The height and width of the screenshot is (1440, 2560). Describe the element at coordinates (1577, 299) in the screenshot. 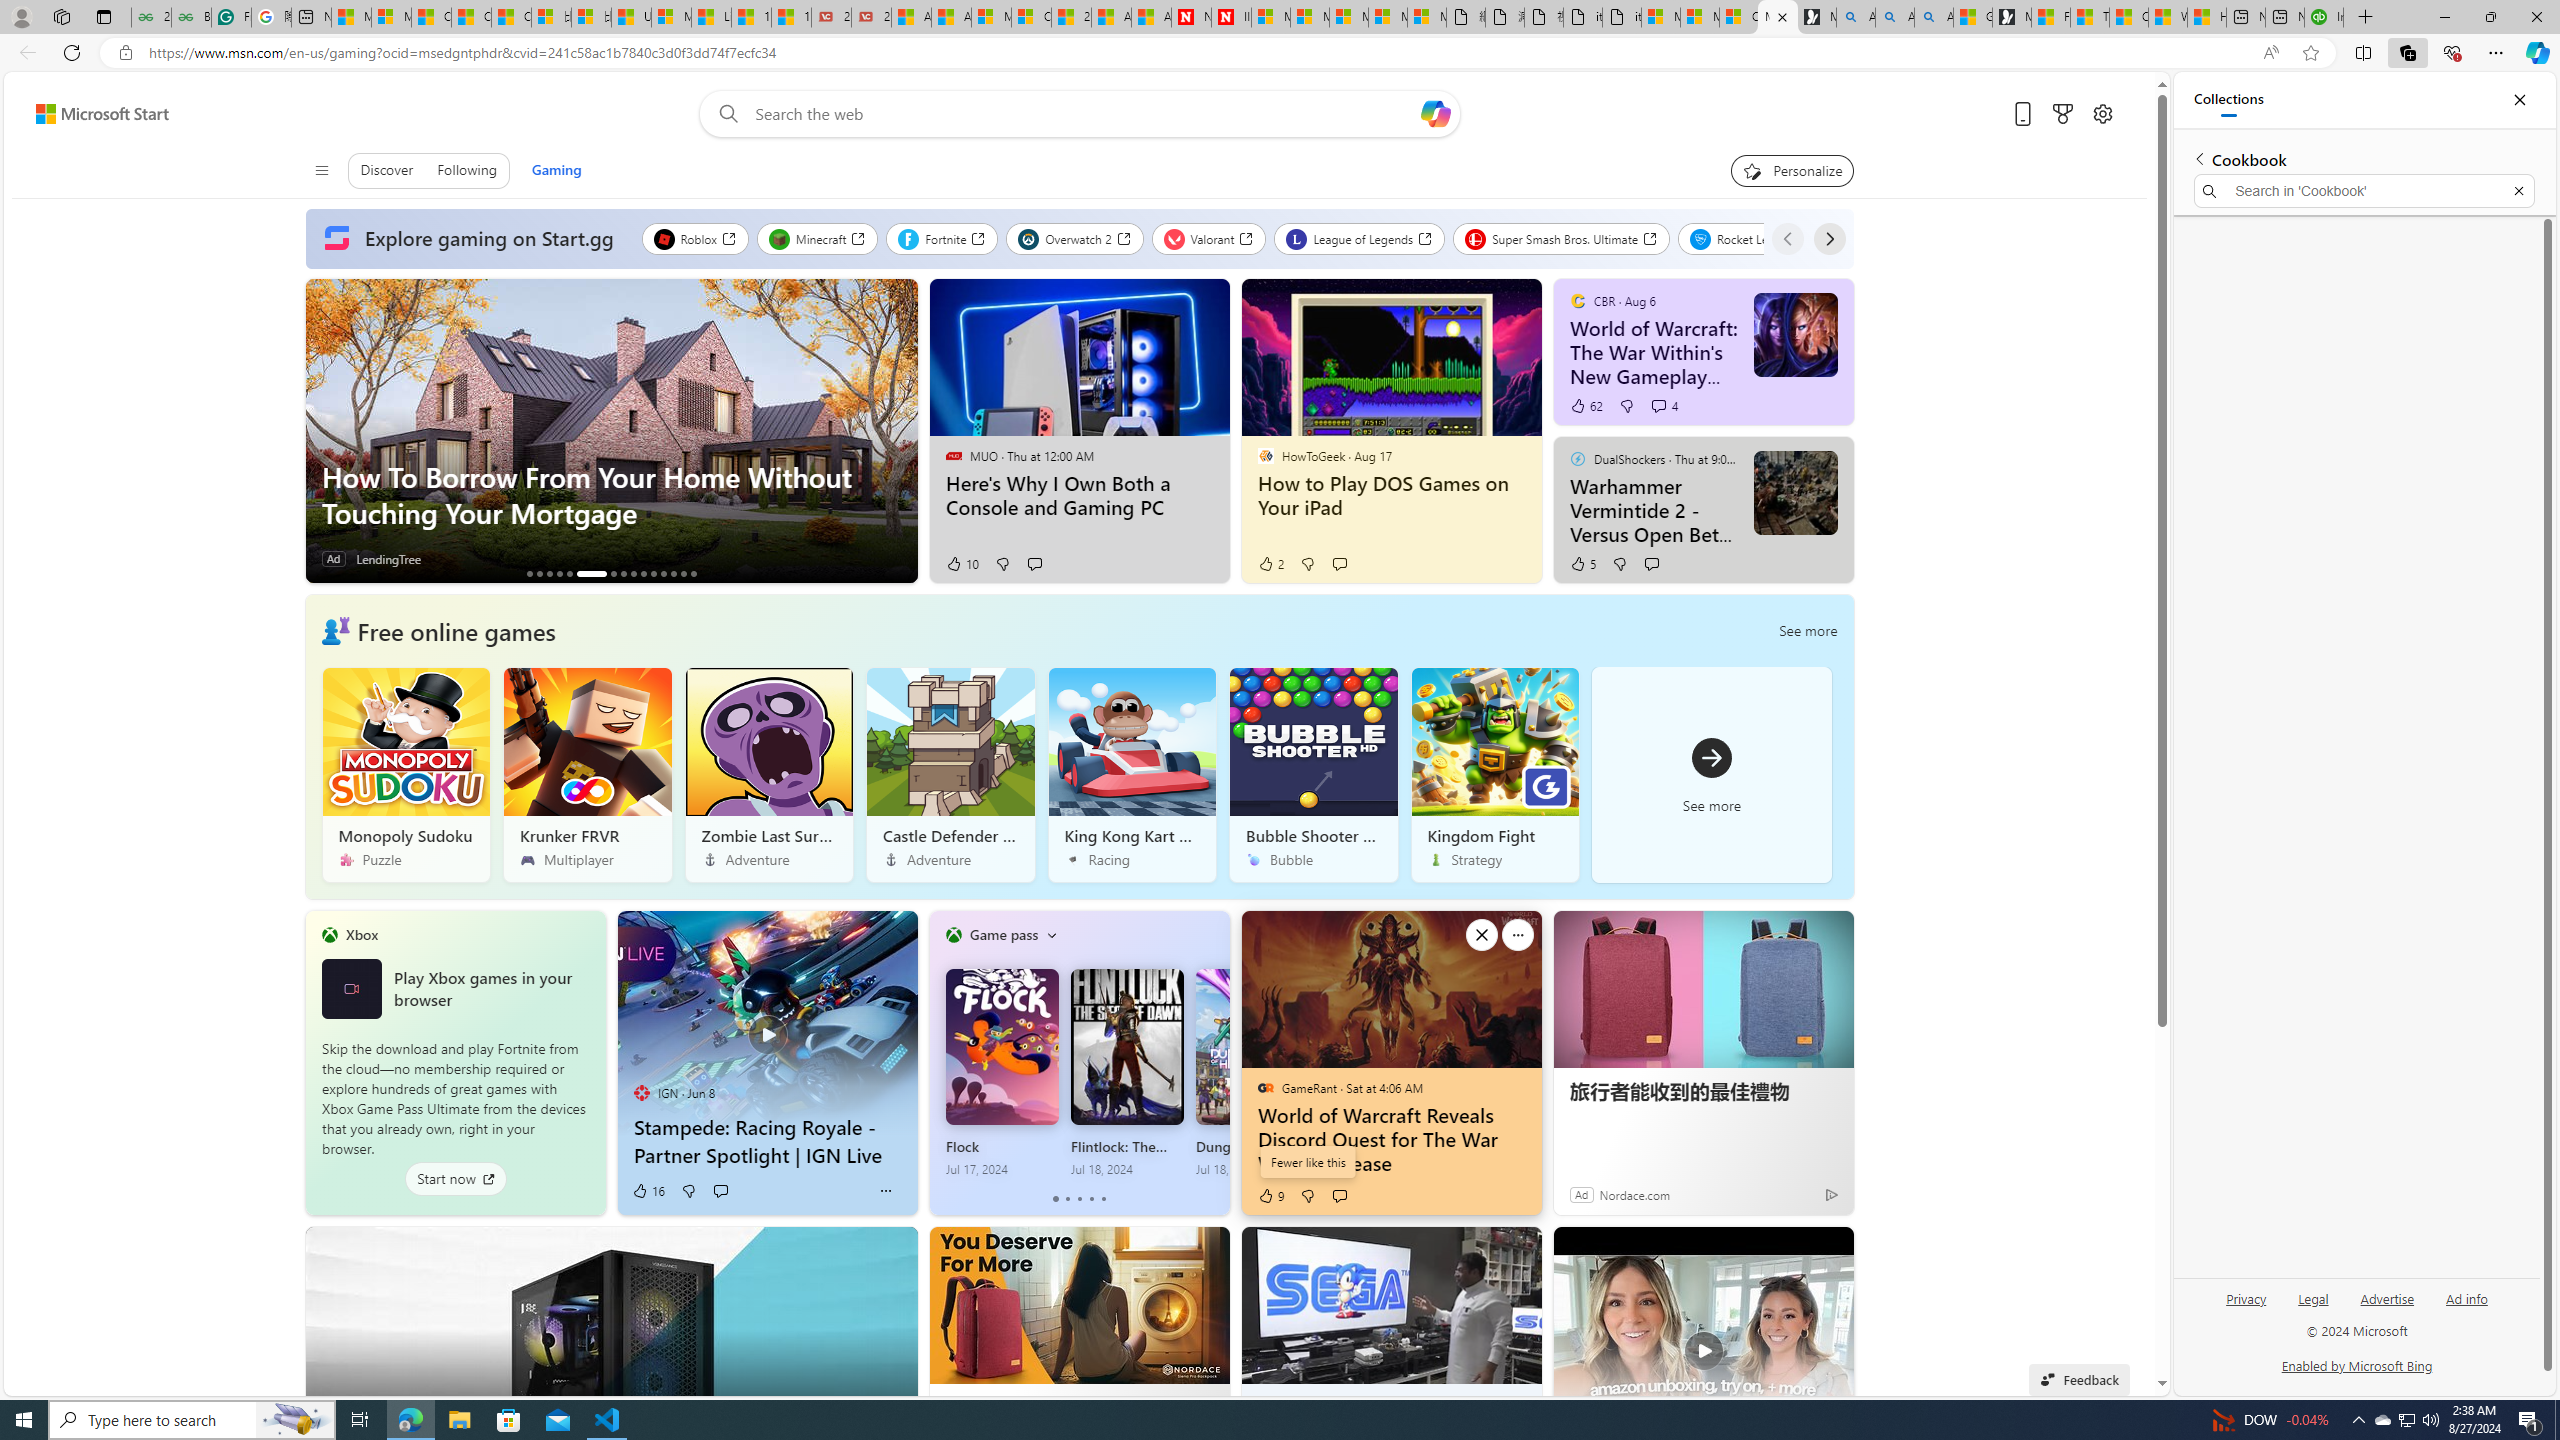

I see `'CBR'` at that location.